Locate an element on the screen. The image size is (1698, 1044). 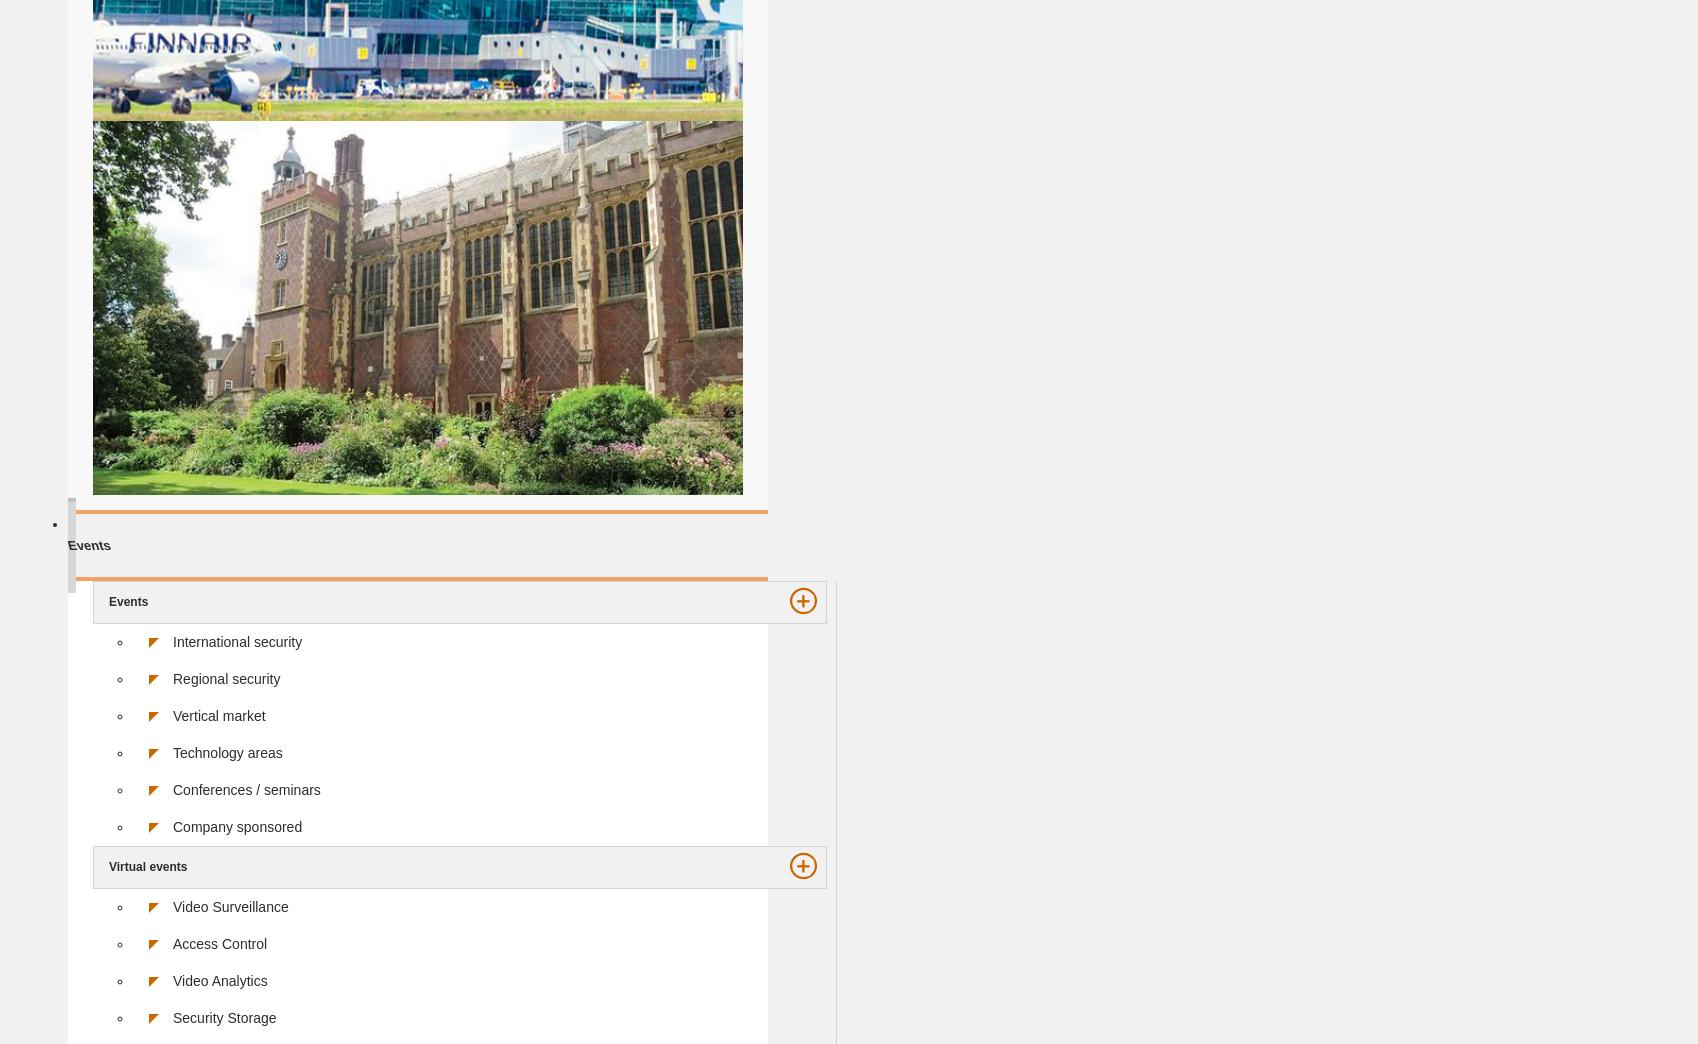
'International security' is located at coordinates (237, 641).